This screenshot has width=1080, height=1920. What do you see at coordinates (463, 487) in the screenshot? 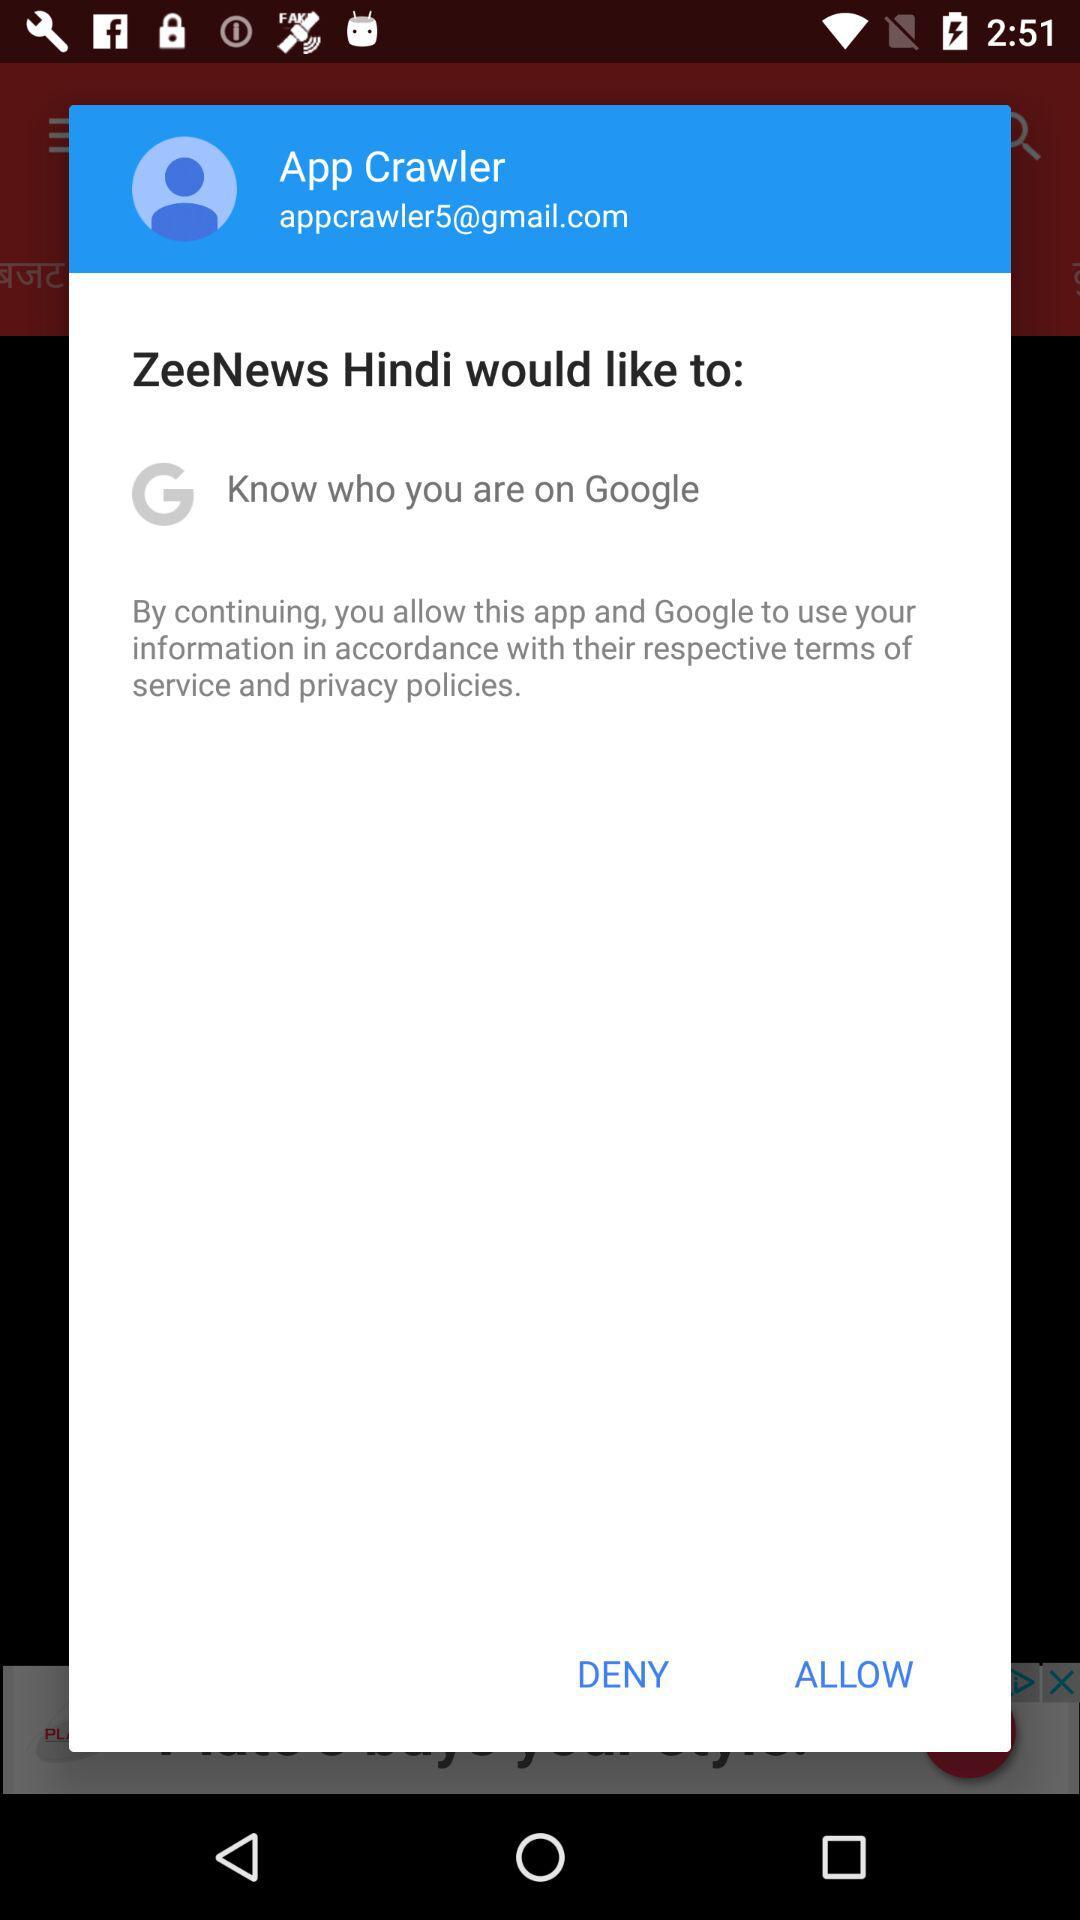
I see `item above by continuing you icon` at bounding box center [463, 487].